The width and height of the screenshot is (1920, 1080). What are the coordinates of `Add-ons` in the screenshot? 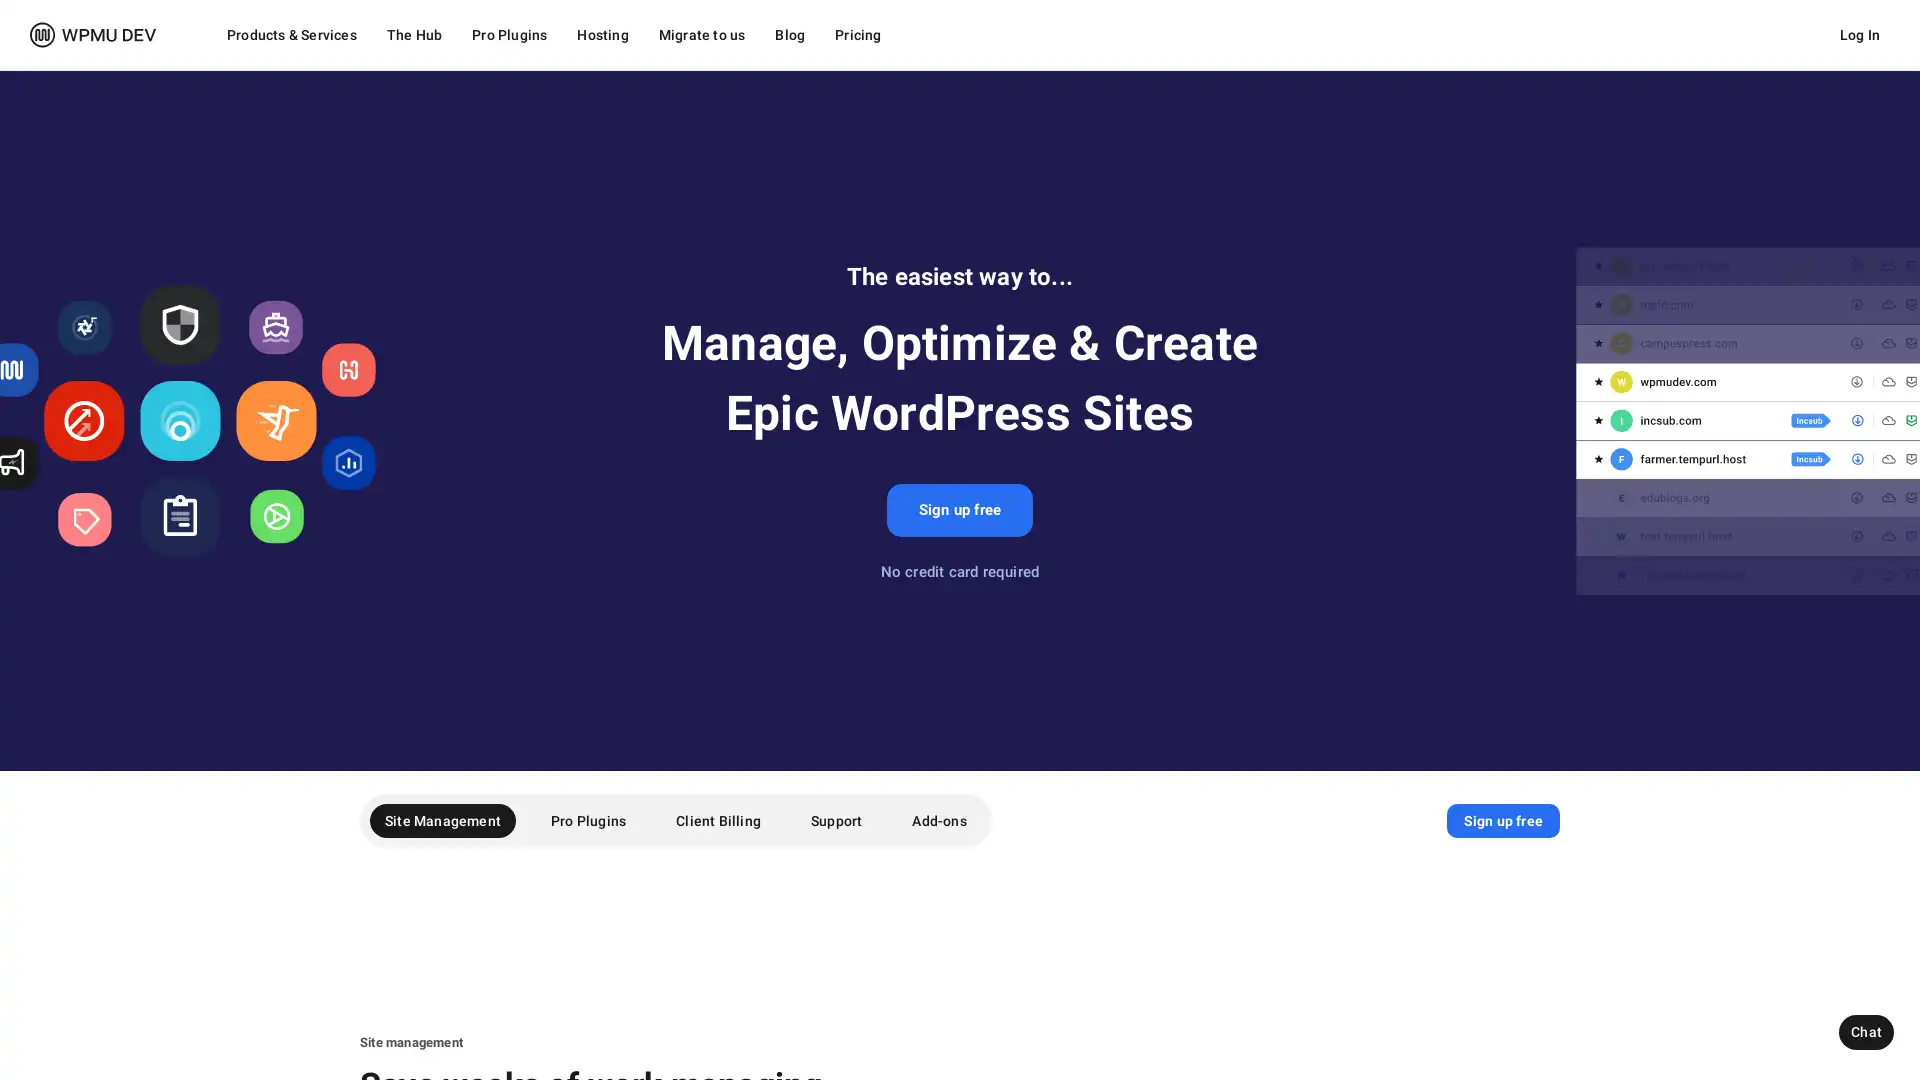 It's located at (938, 821).